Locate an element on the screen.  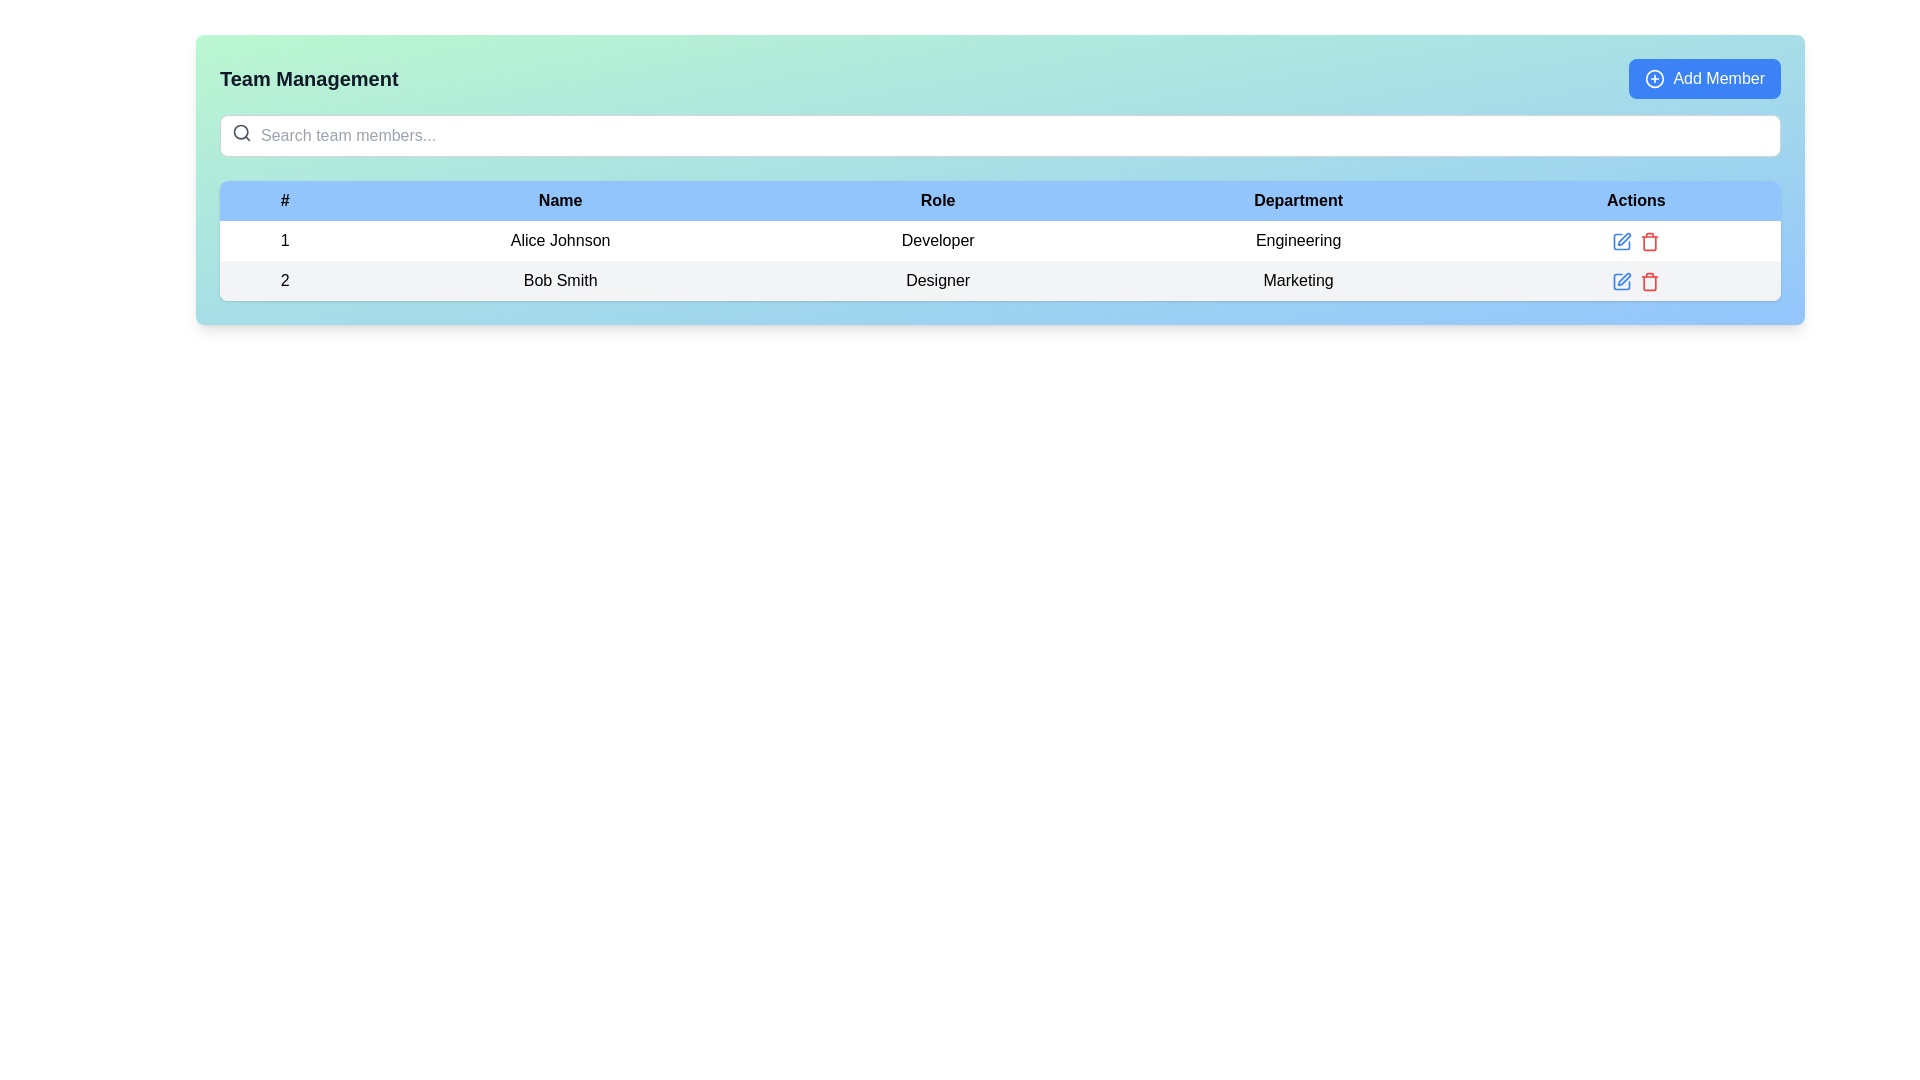
the SVG circle element that represents the lens of the magnifying glass icon used for search functionality in the text input for searching a team member is located at coordinates (240, 132).